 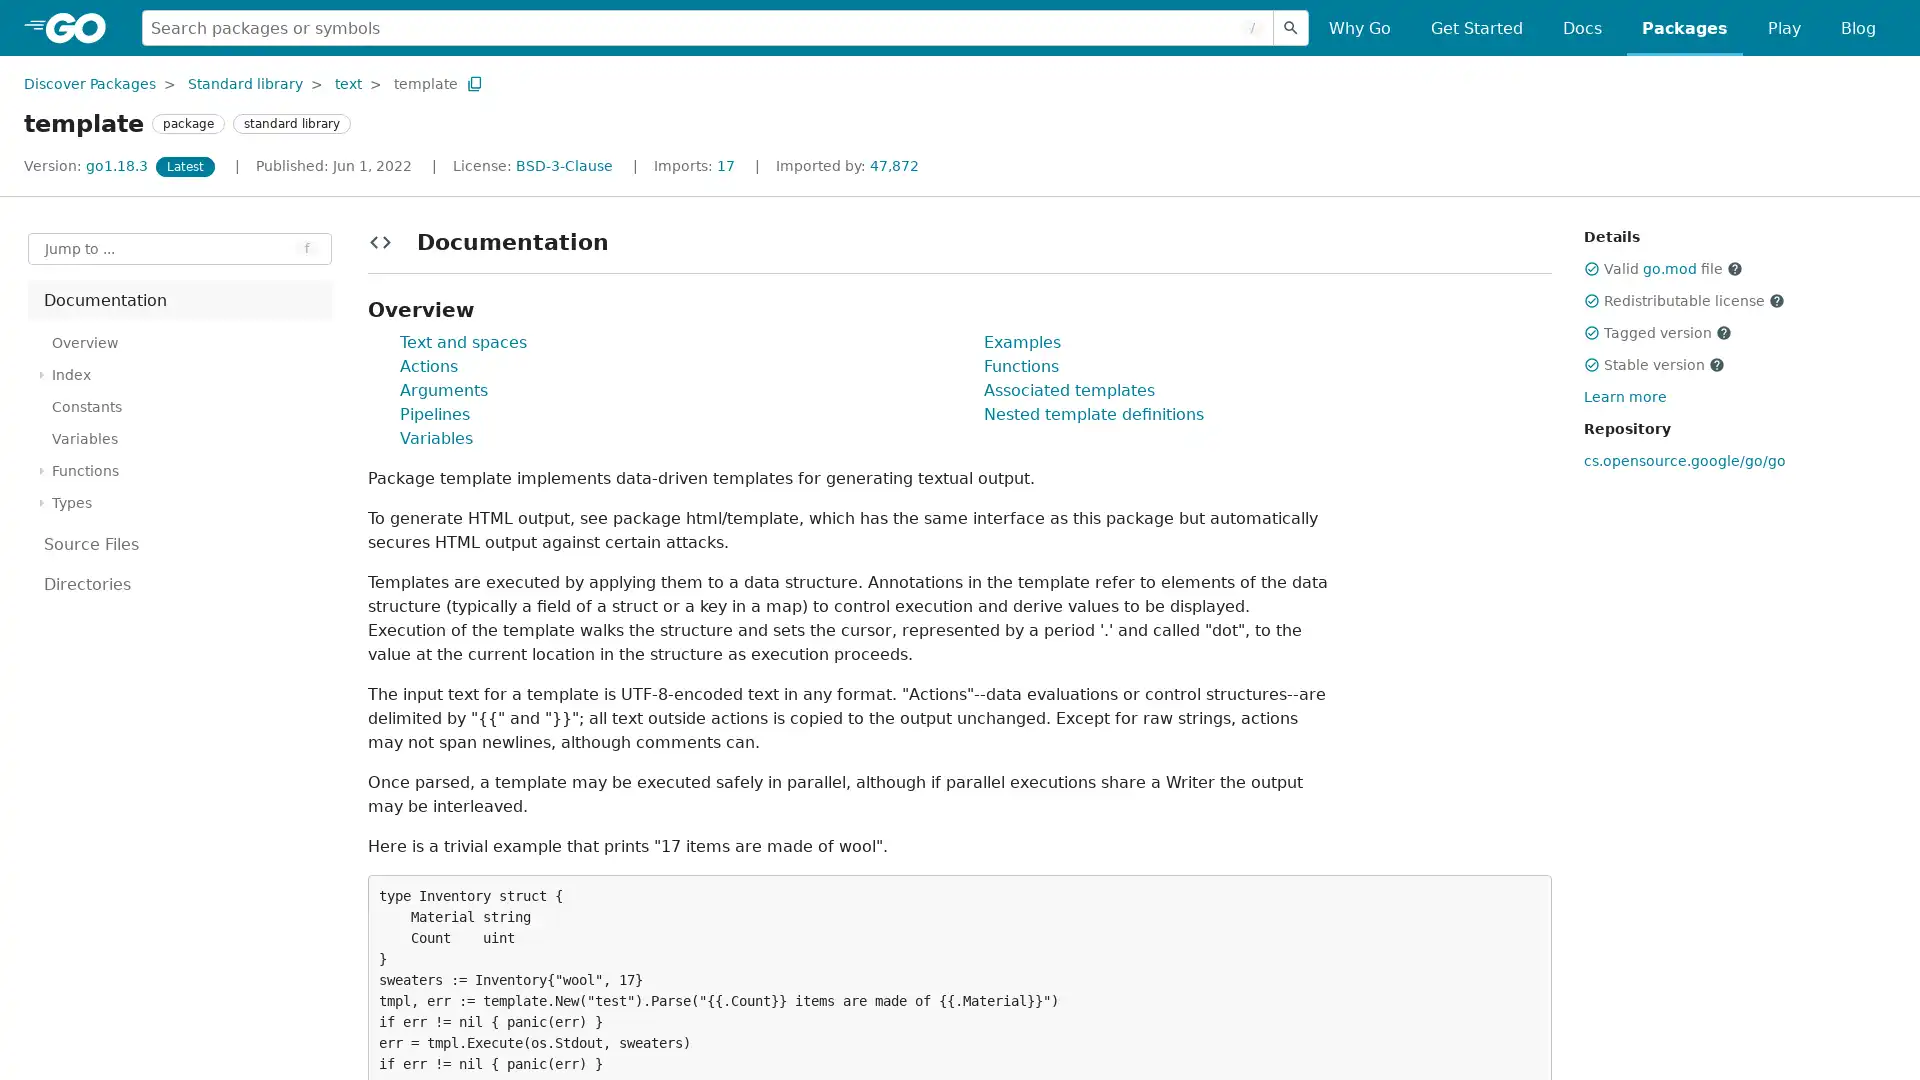 I want to click on Copy Path to Clipboard, so click(x=473, y=82).